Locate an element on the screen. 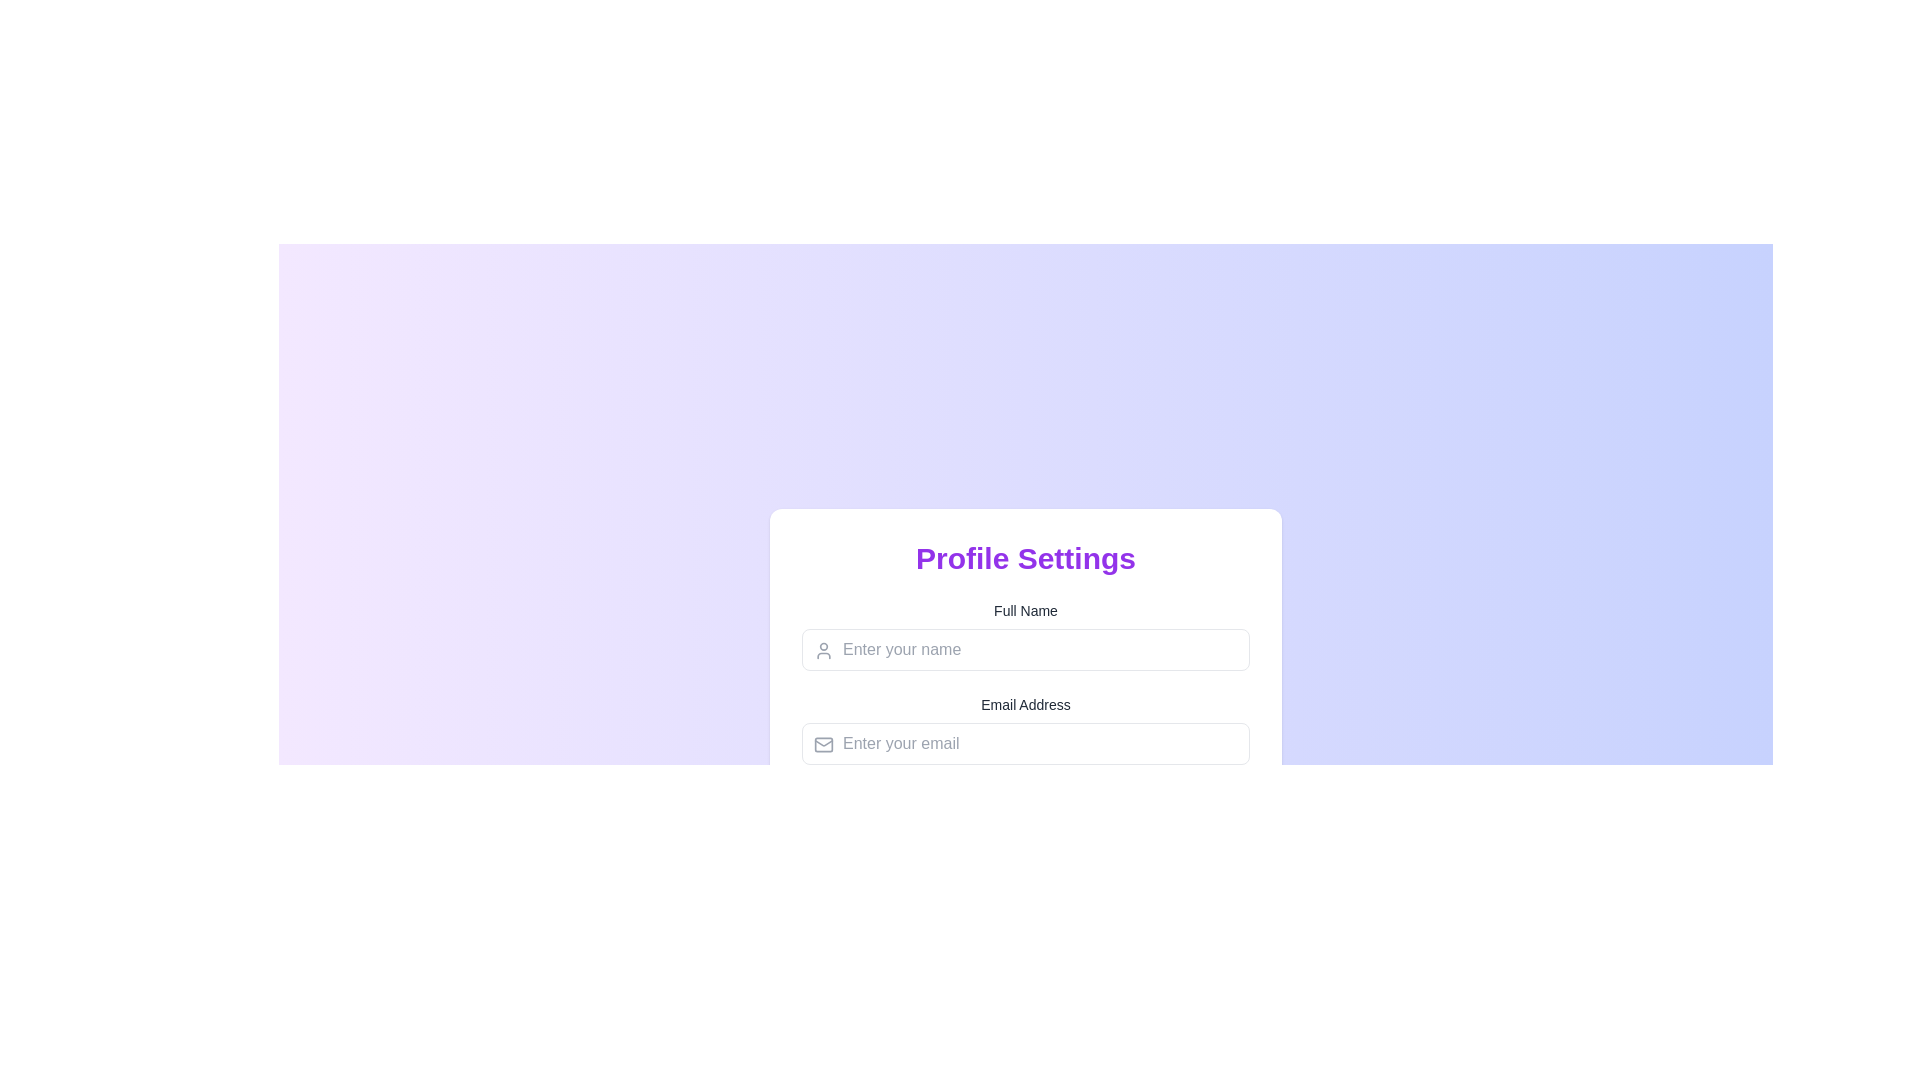 The image size is (1920, 1080). the email input icon located to the left of the email address input field in the form is located at coordinates (824, 744).